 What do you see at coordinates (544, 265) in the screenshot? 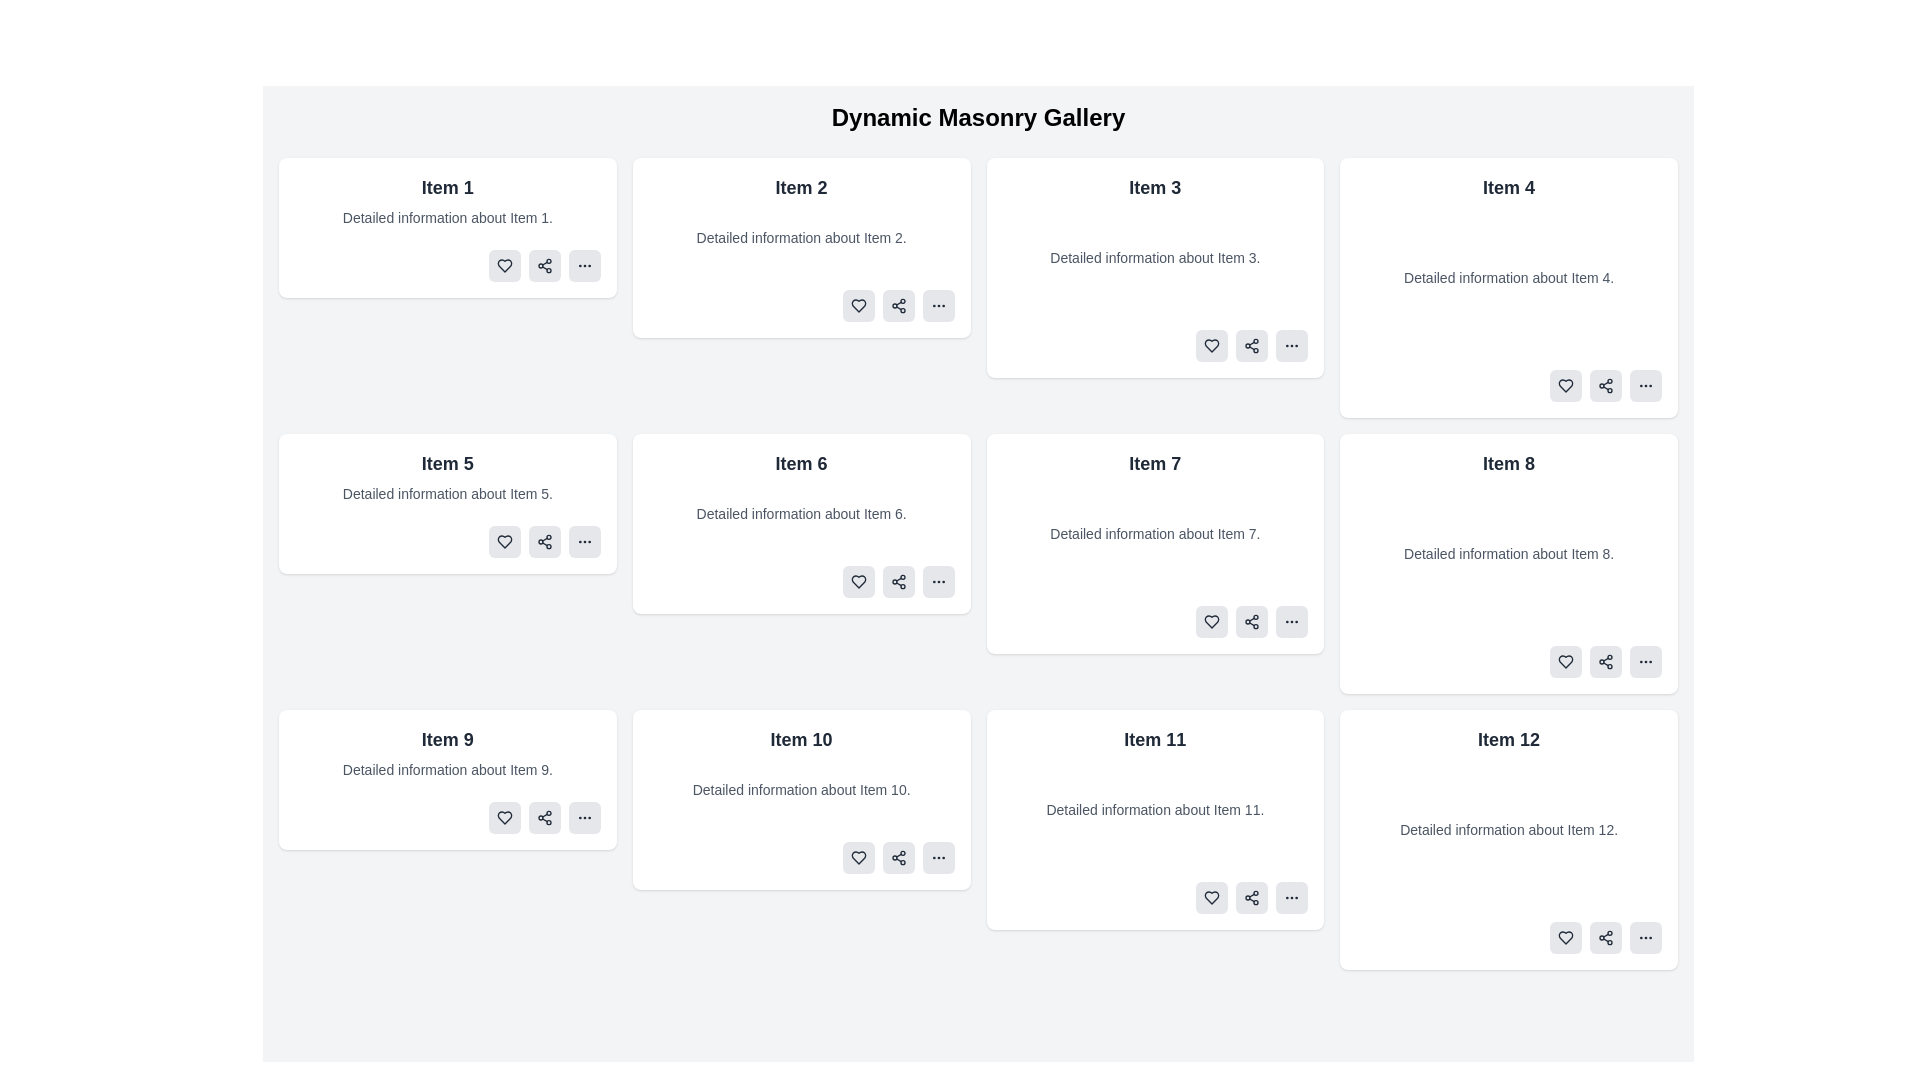
I see `the share icon button, which is a triangular shape with three connected nodes, located beneath the content of the first item card in the masonry grid layout` at bounding box center [544, 265].